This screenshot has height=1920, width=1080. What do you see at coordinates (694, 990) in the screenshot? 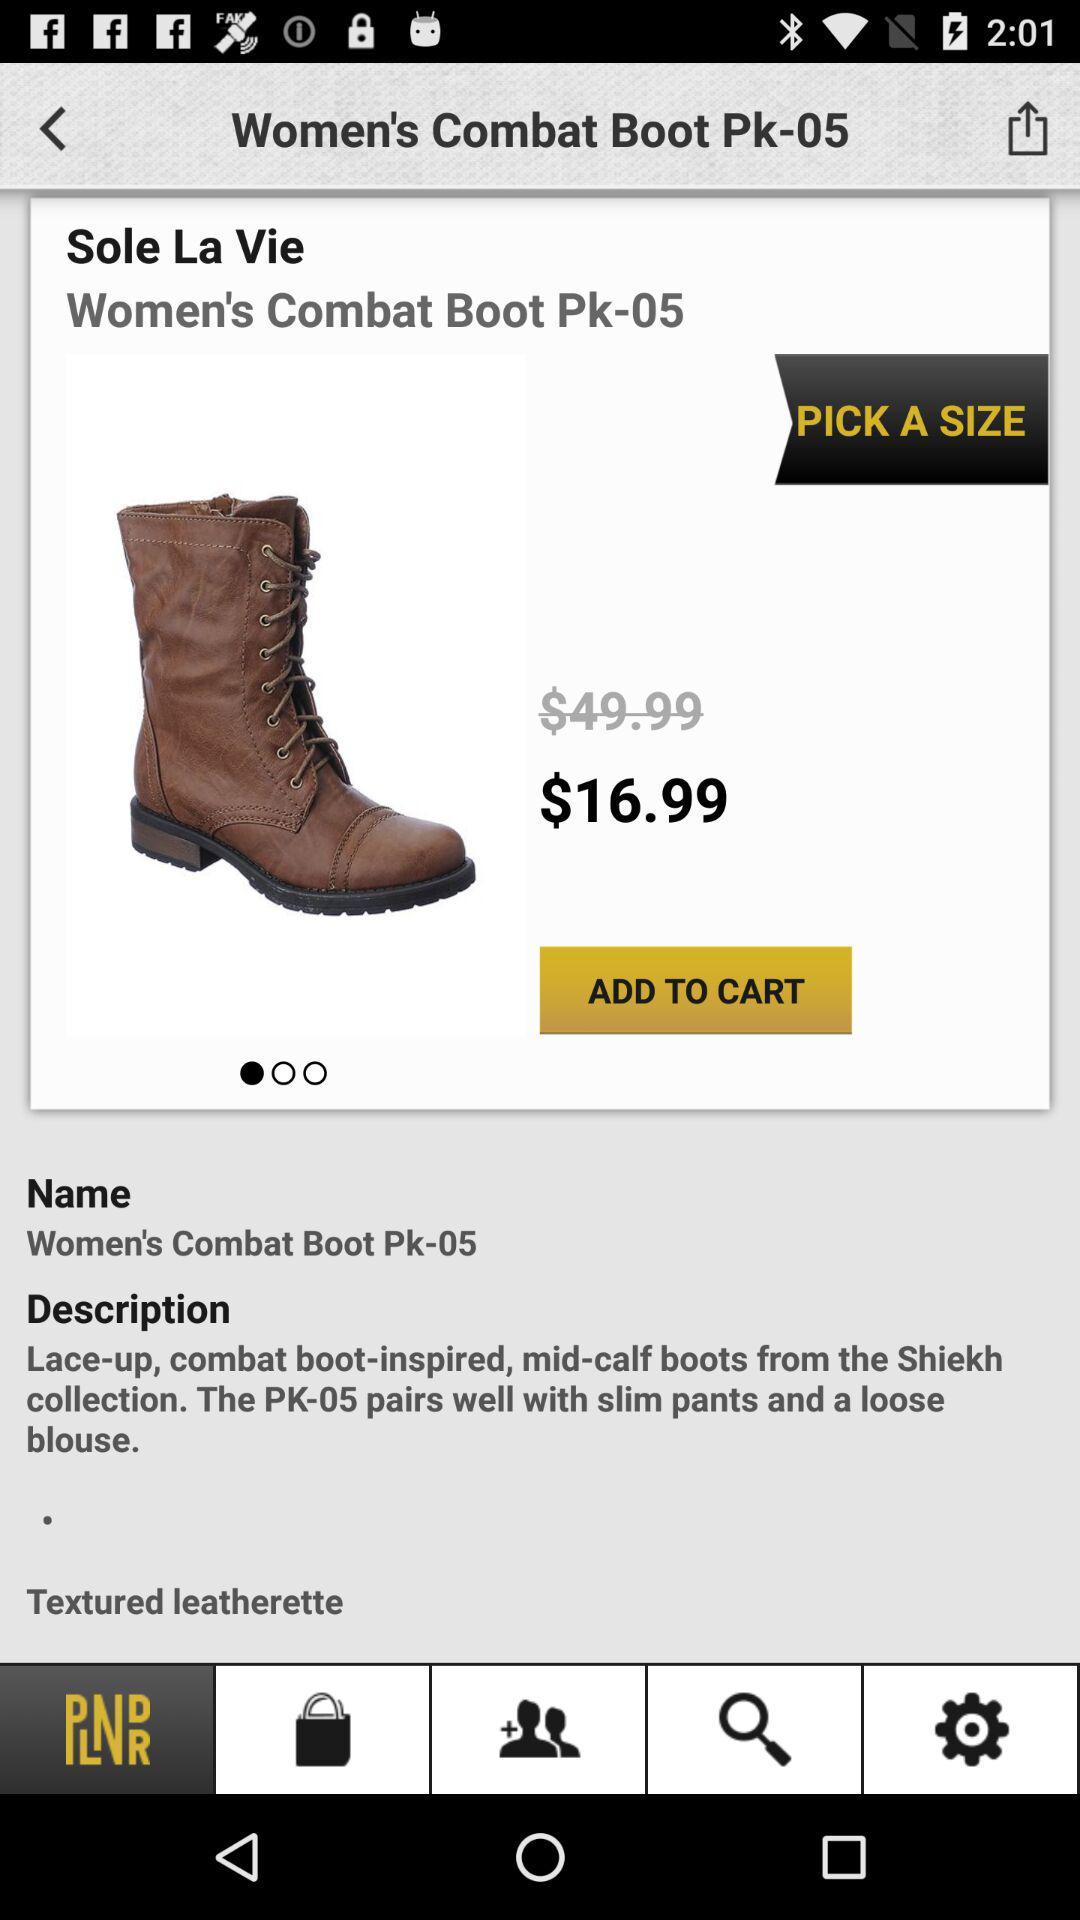
I see `add to cart icon` at bounding box center [694, 990].